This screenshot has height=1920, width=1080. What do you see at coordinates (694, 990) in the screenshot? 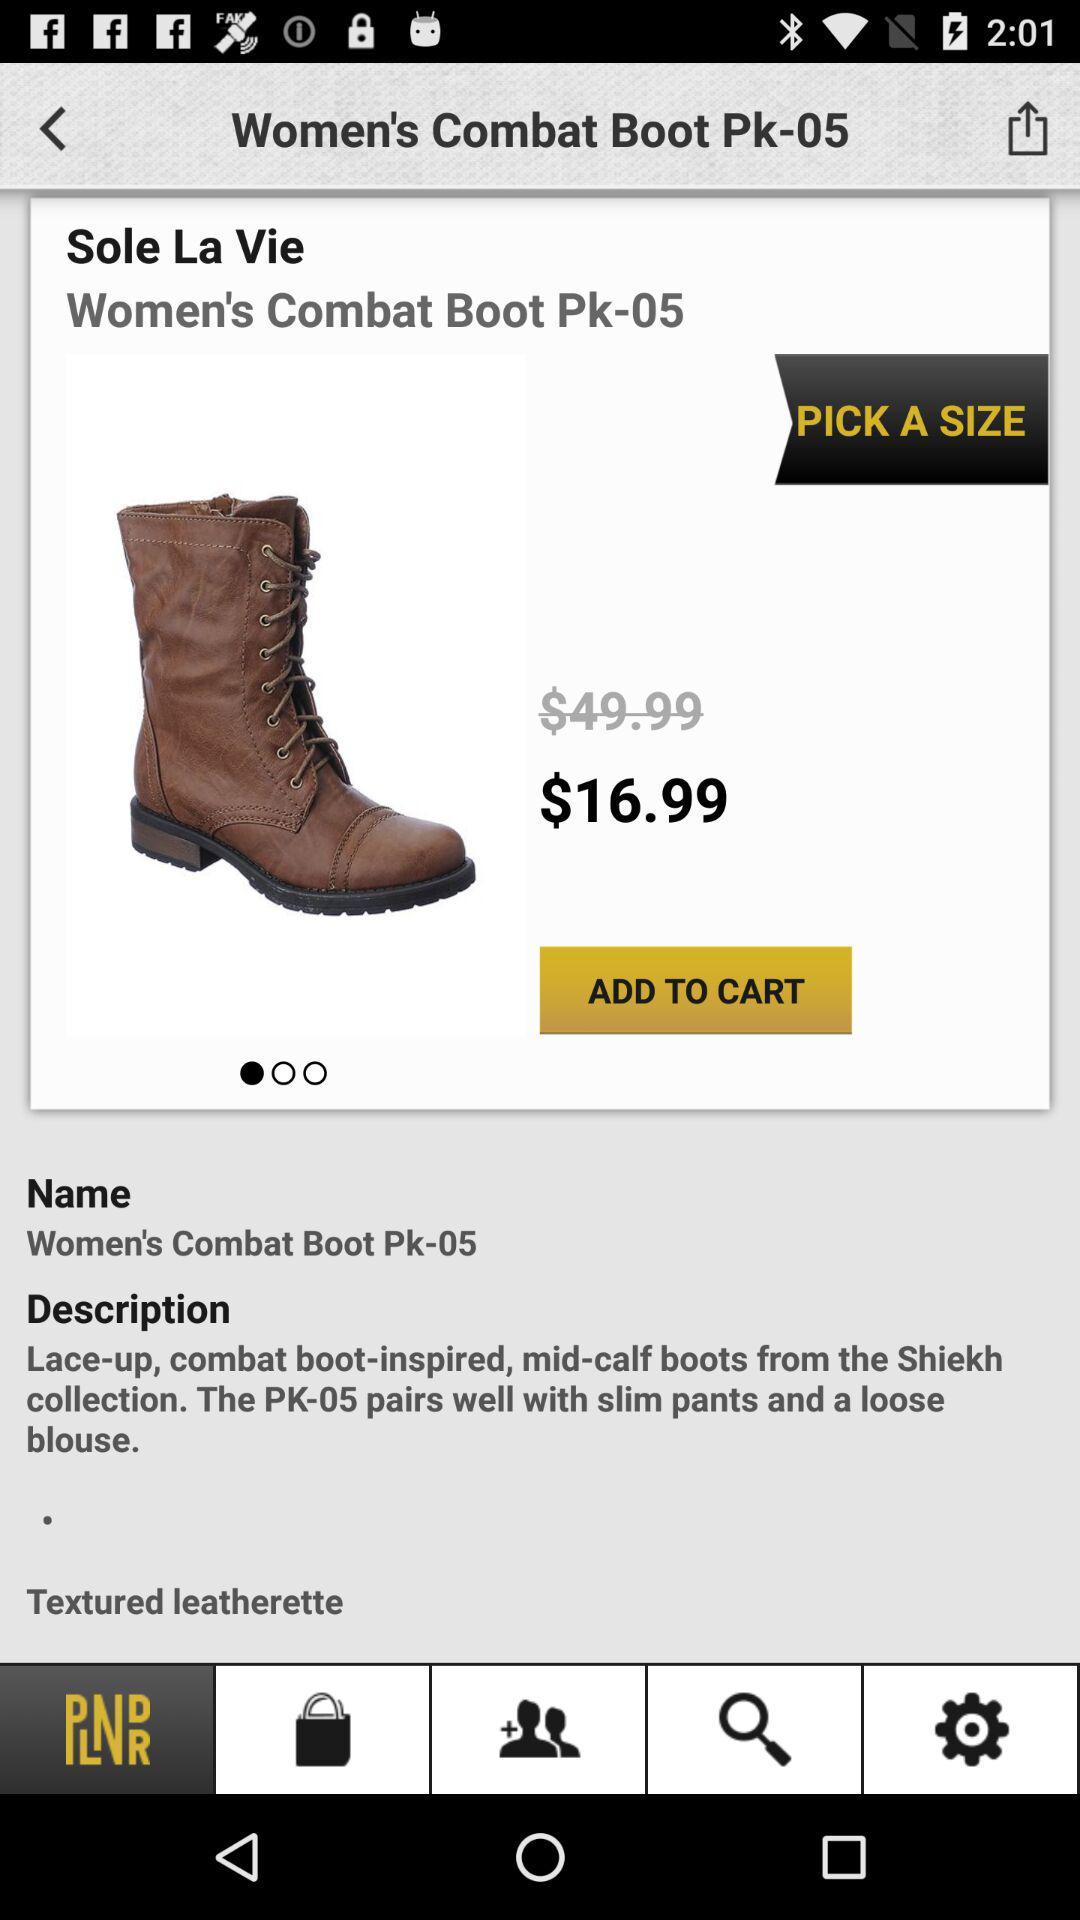
I see `add to cart icon` at bounding box center [694, 990].